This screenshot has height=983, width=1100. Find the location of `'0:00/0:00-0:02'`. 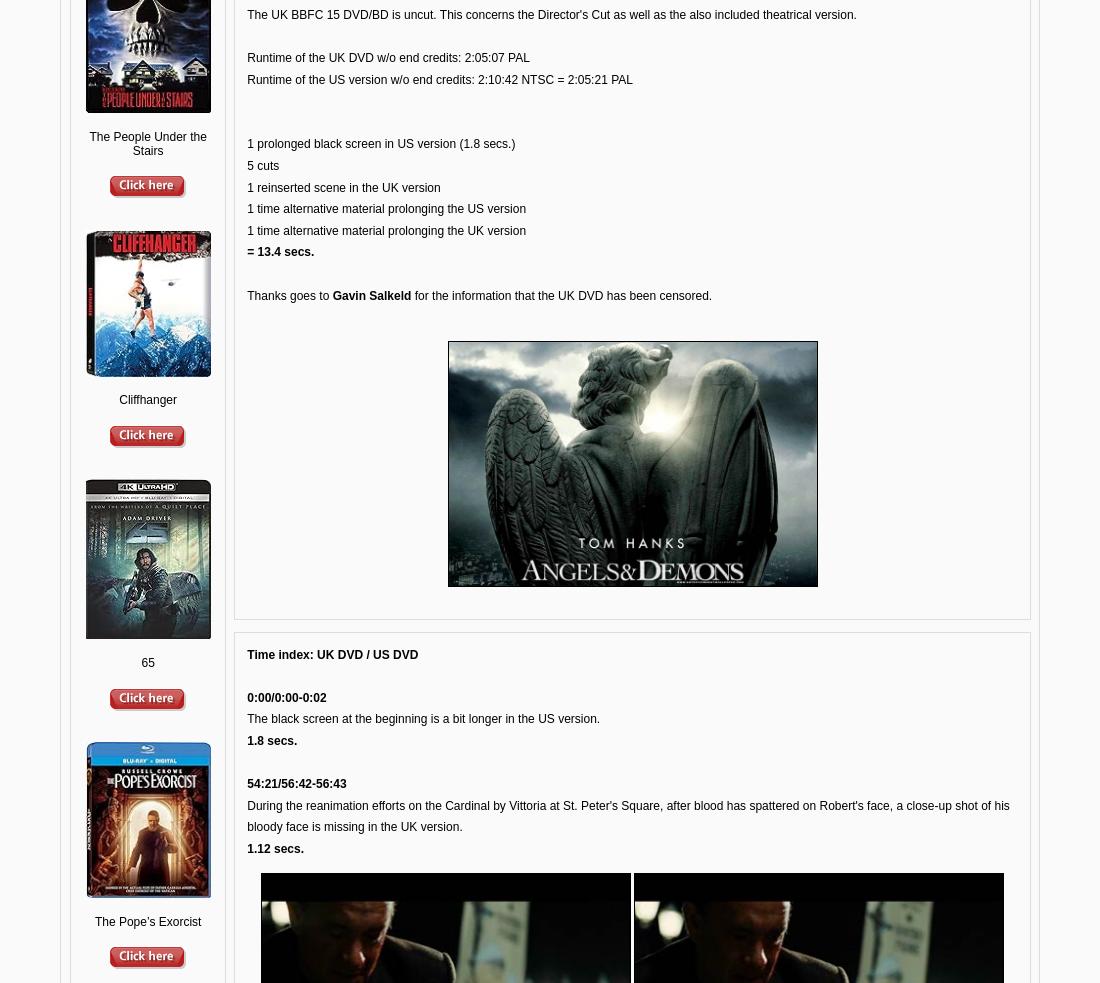

'0:00/0:00-0:02' is located at coordinates (285, 696).